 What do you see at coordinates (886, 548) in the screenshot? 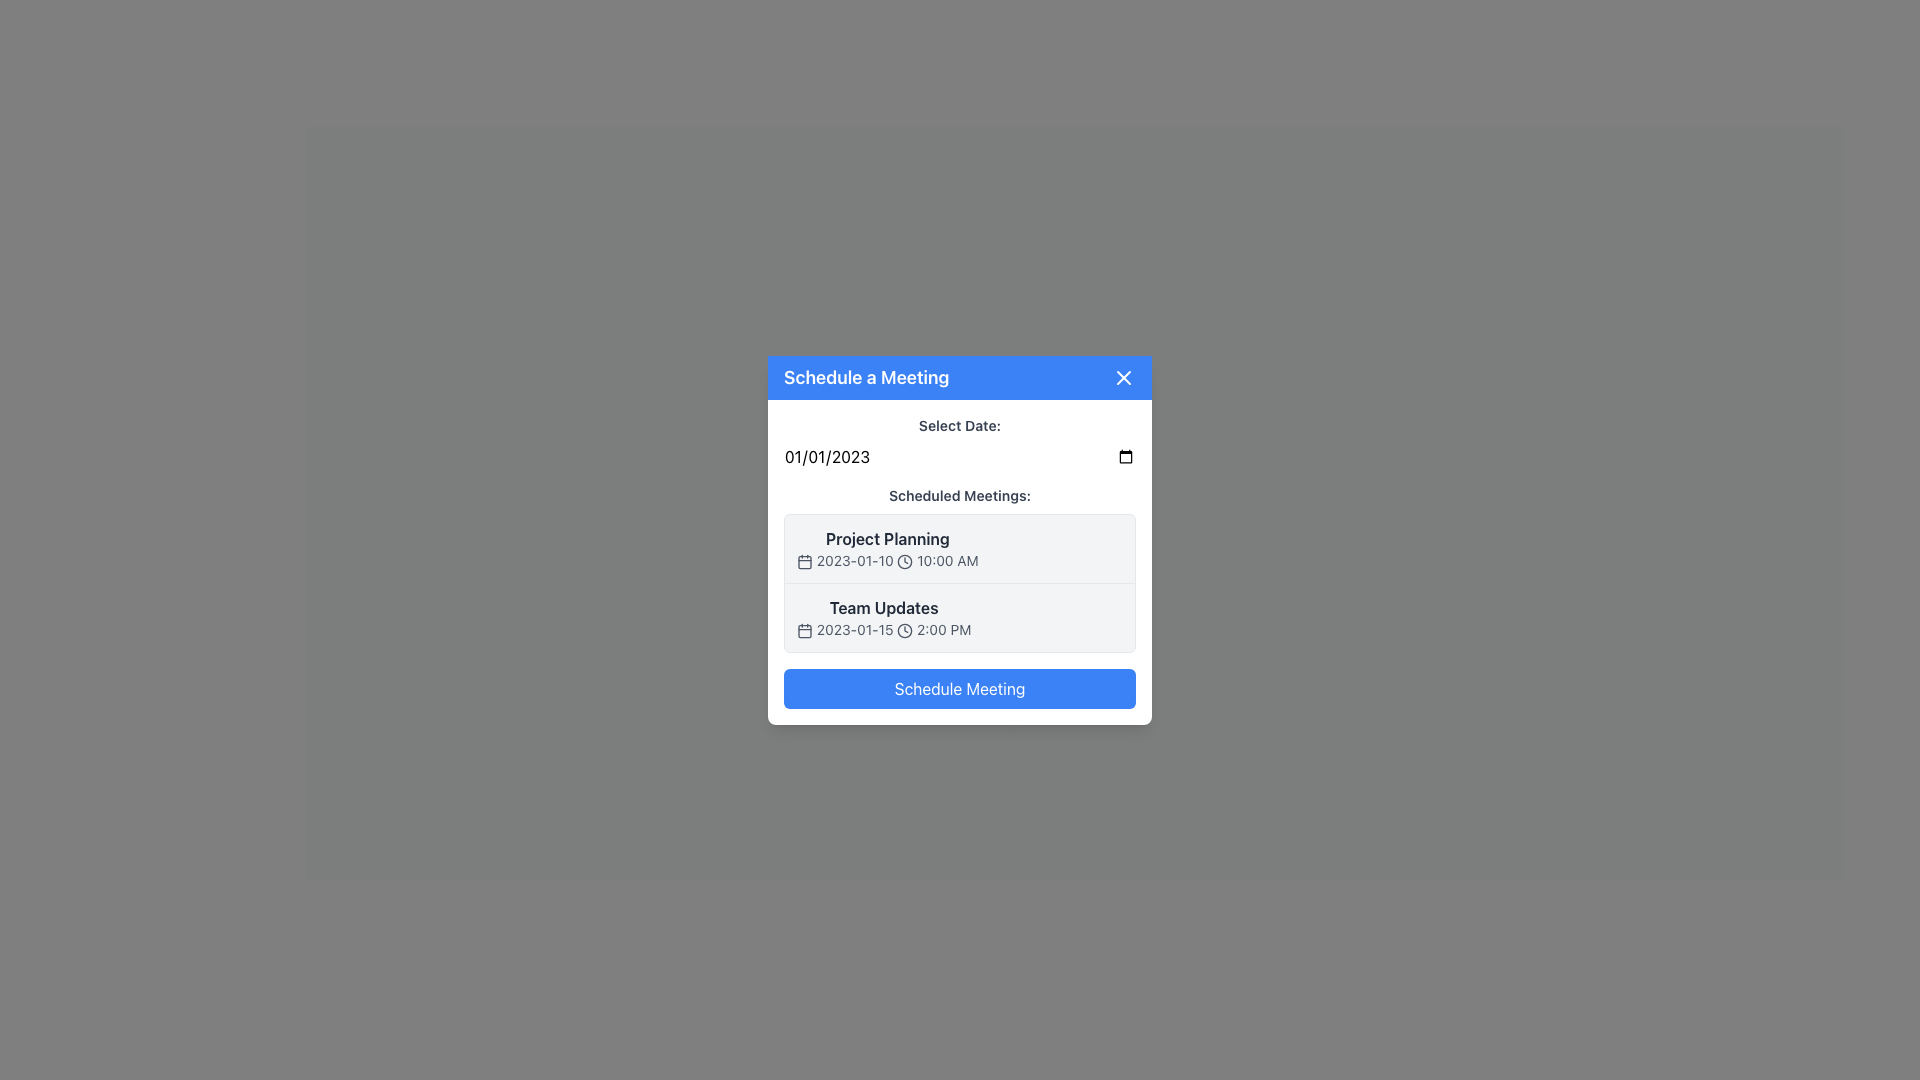
I see `the 'Project Planning' meeting detail element, which includes the title in bold and the datetime with adjacent calendar and clock icons, located in the 'Scheduled Meetings' section of the modal dialog box titled 'Schedule a Meeting'` at bounding box center [886, 548].